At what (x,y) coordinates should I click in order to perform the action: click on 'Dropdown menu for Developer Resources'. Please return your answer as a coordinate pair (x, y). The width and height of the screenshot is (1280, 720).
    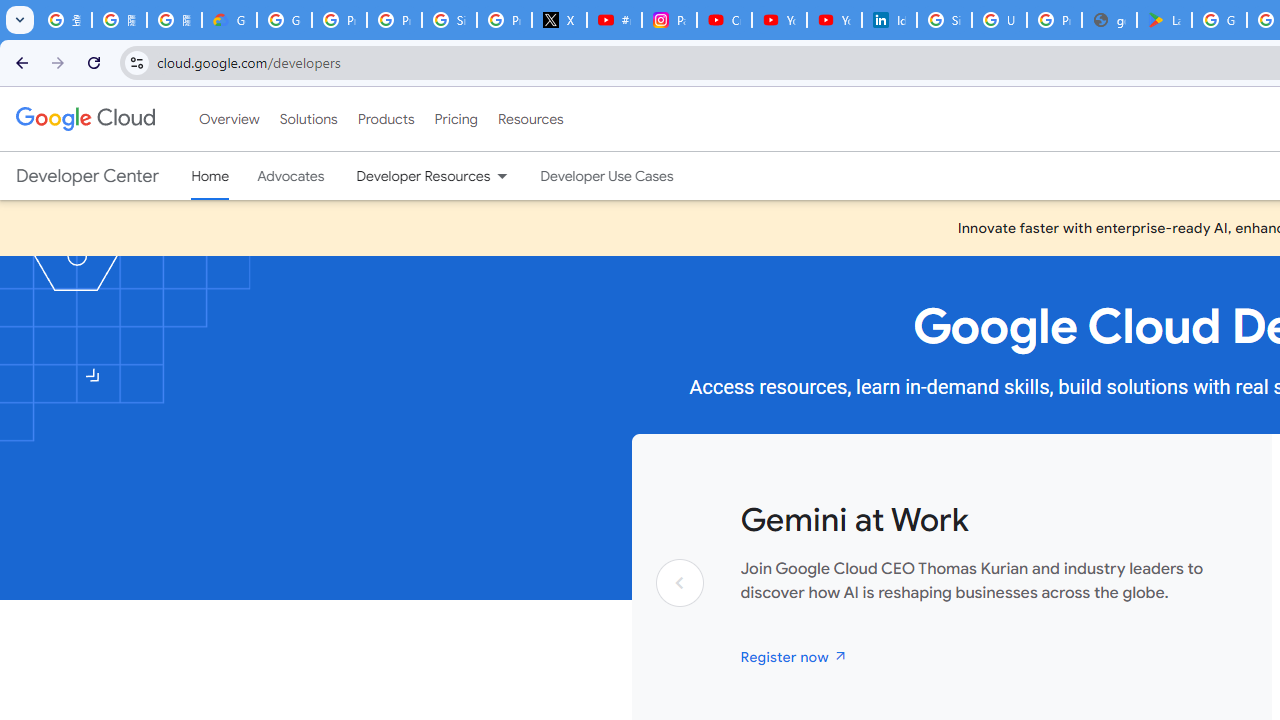
    Looking at the image, I should click on (502, 175).